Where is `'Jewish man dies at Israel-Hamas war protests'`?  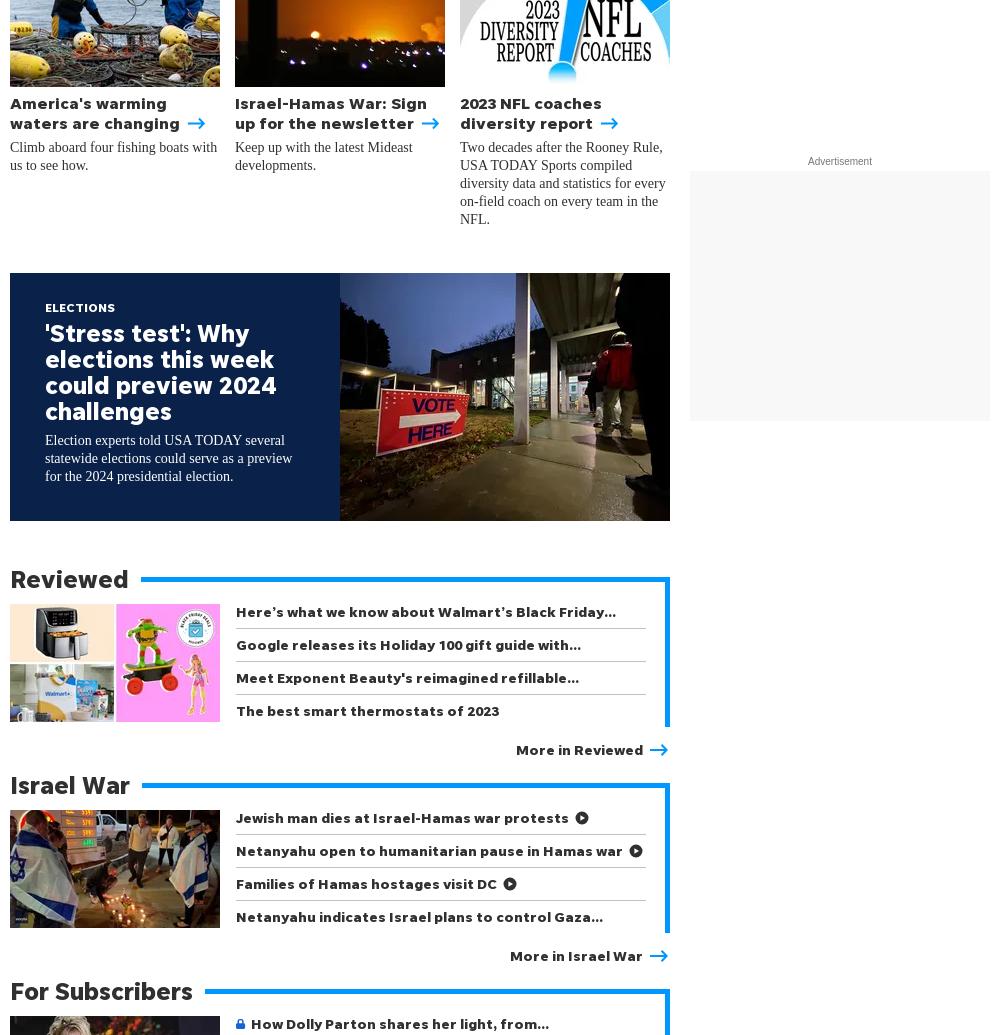
'Jewish man dies at Israel-Hamas war protests' is located at coordinates (402, 816).